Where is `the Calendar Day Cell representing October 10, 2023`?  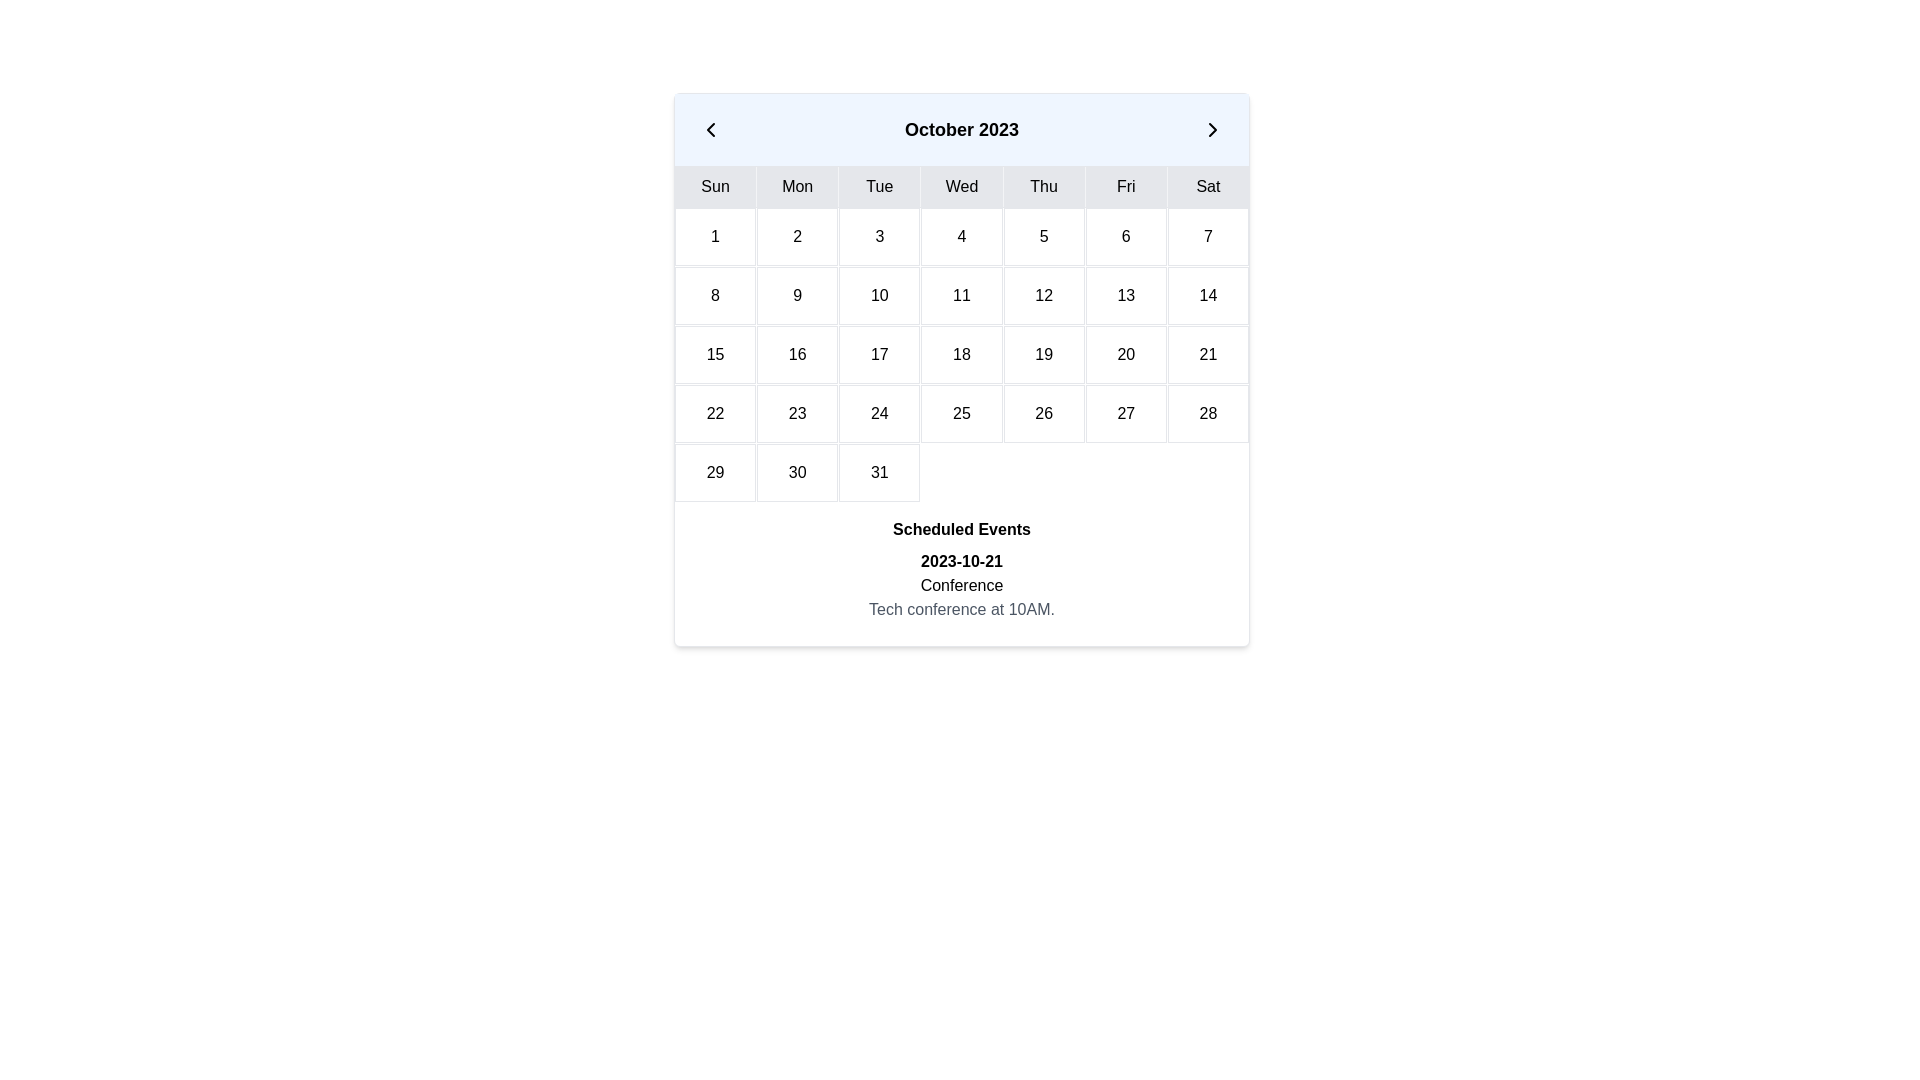 the Calendar Day Cell representing October 10, 2023 is located at coordinates (879, 296).